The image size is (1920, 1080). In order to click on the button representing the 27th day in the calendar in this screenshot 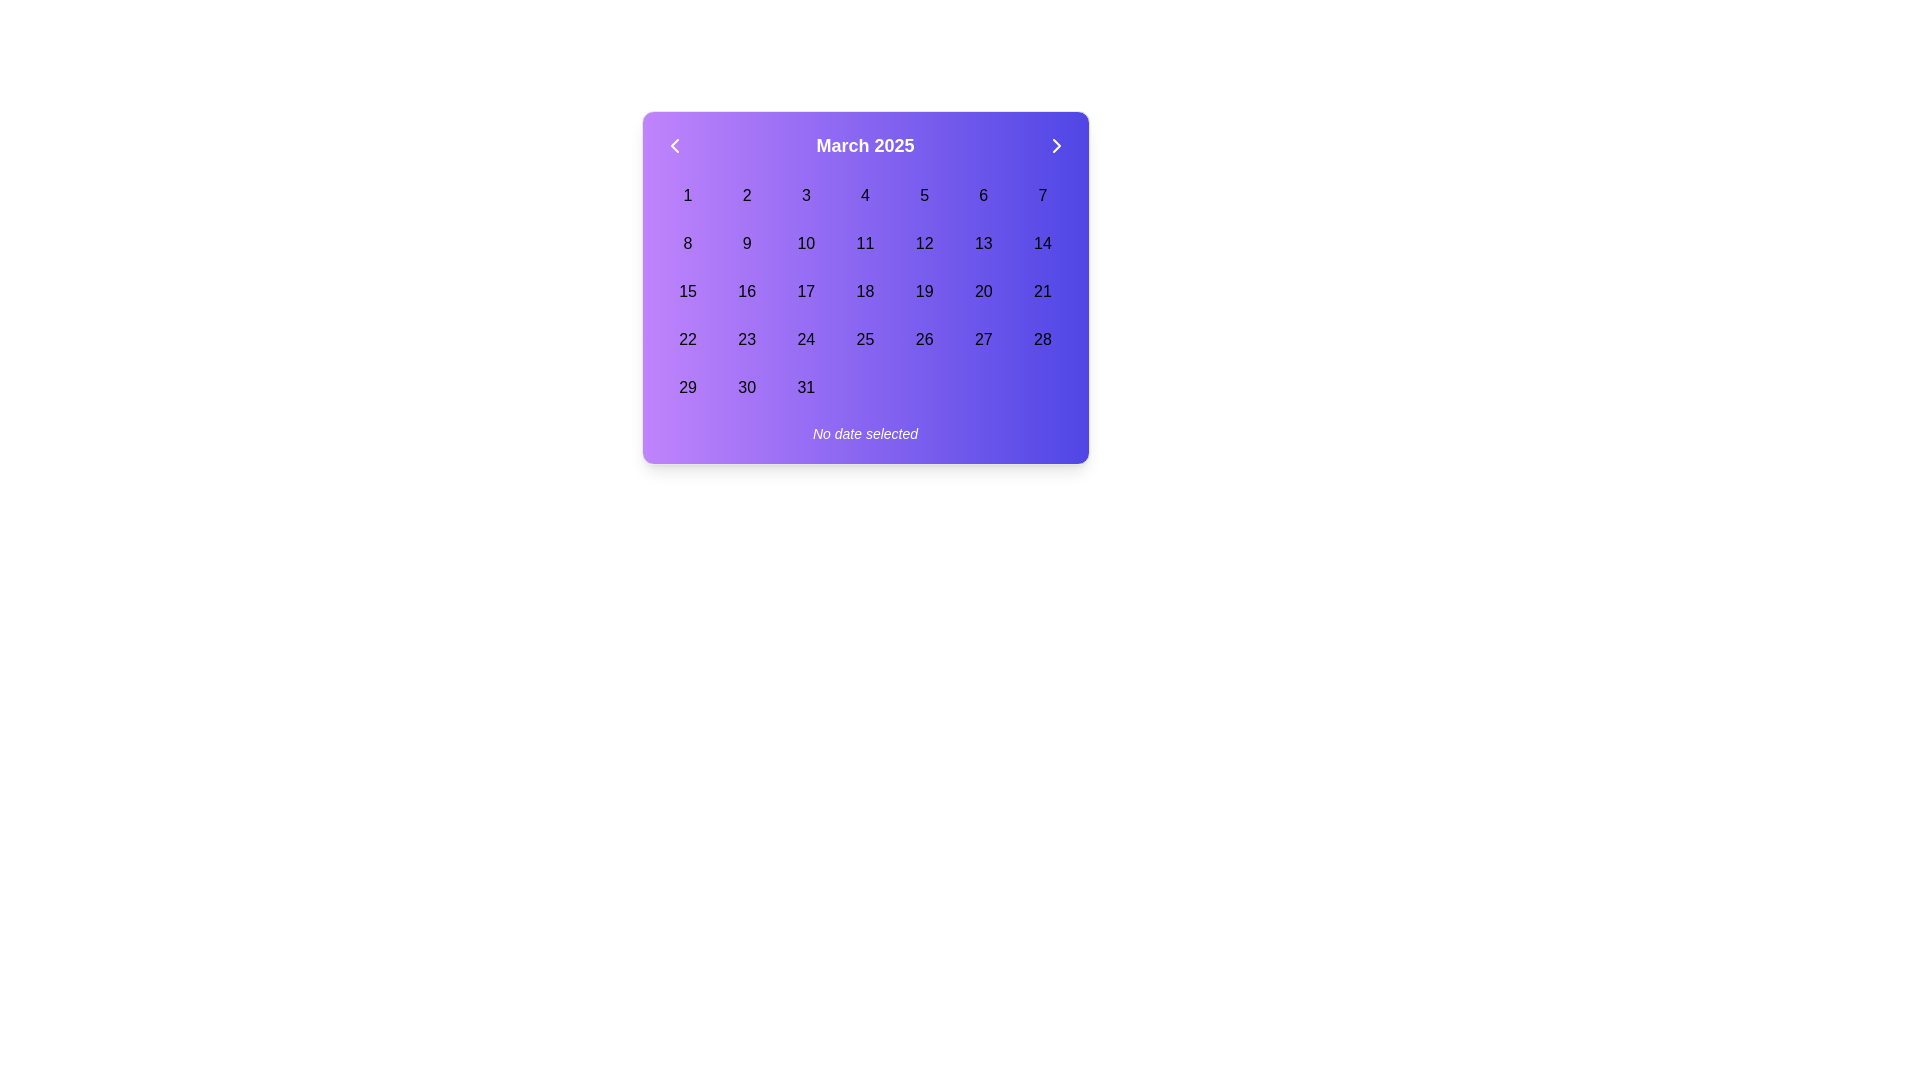, I will do `click(983, 338)`.